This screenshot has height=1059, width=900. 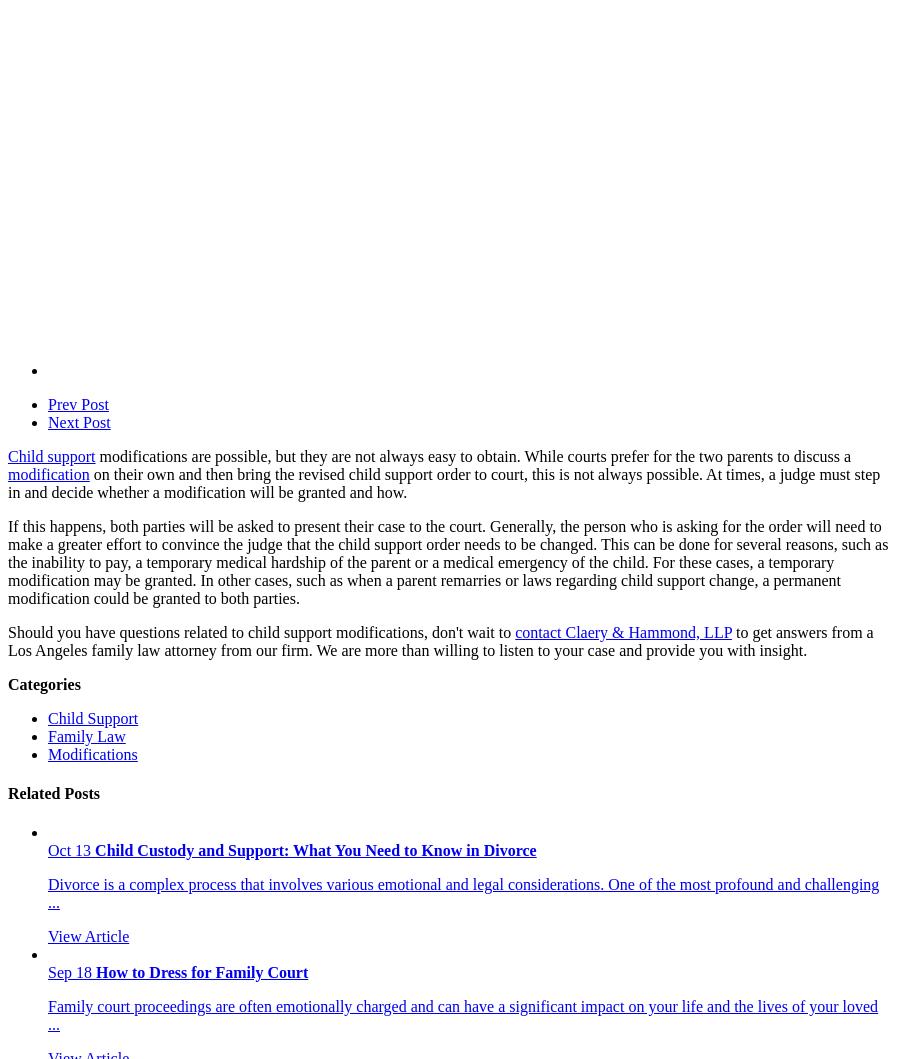 What do you see at coordinates (91, 717) in the screenshot?
I see `'Child Support'` at bounding box center [91, 717].